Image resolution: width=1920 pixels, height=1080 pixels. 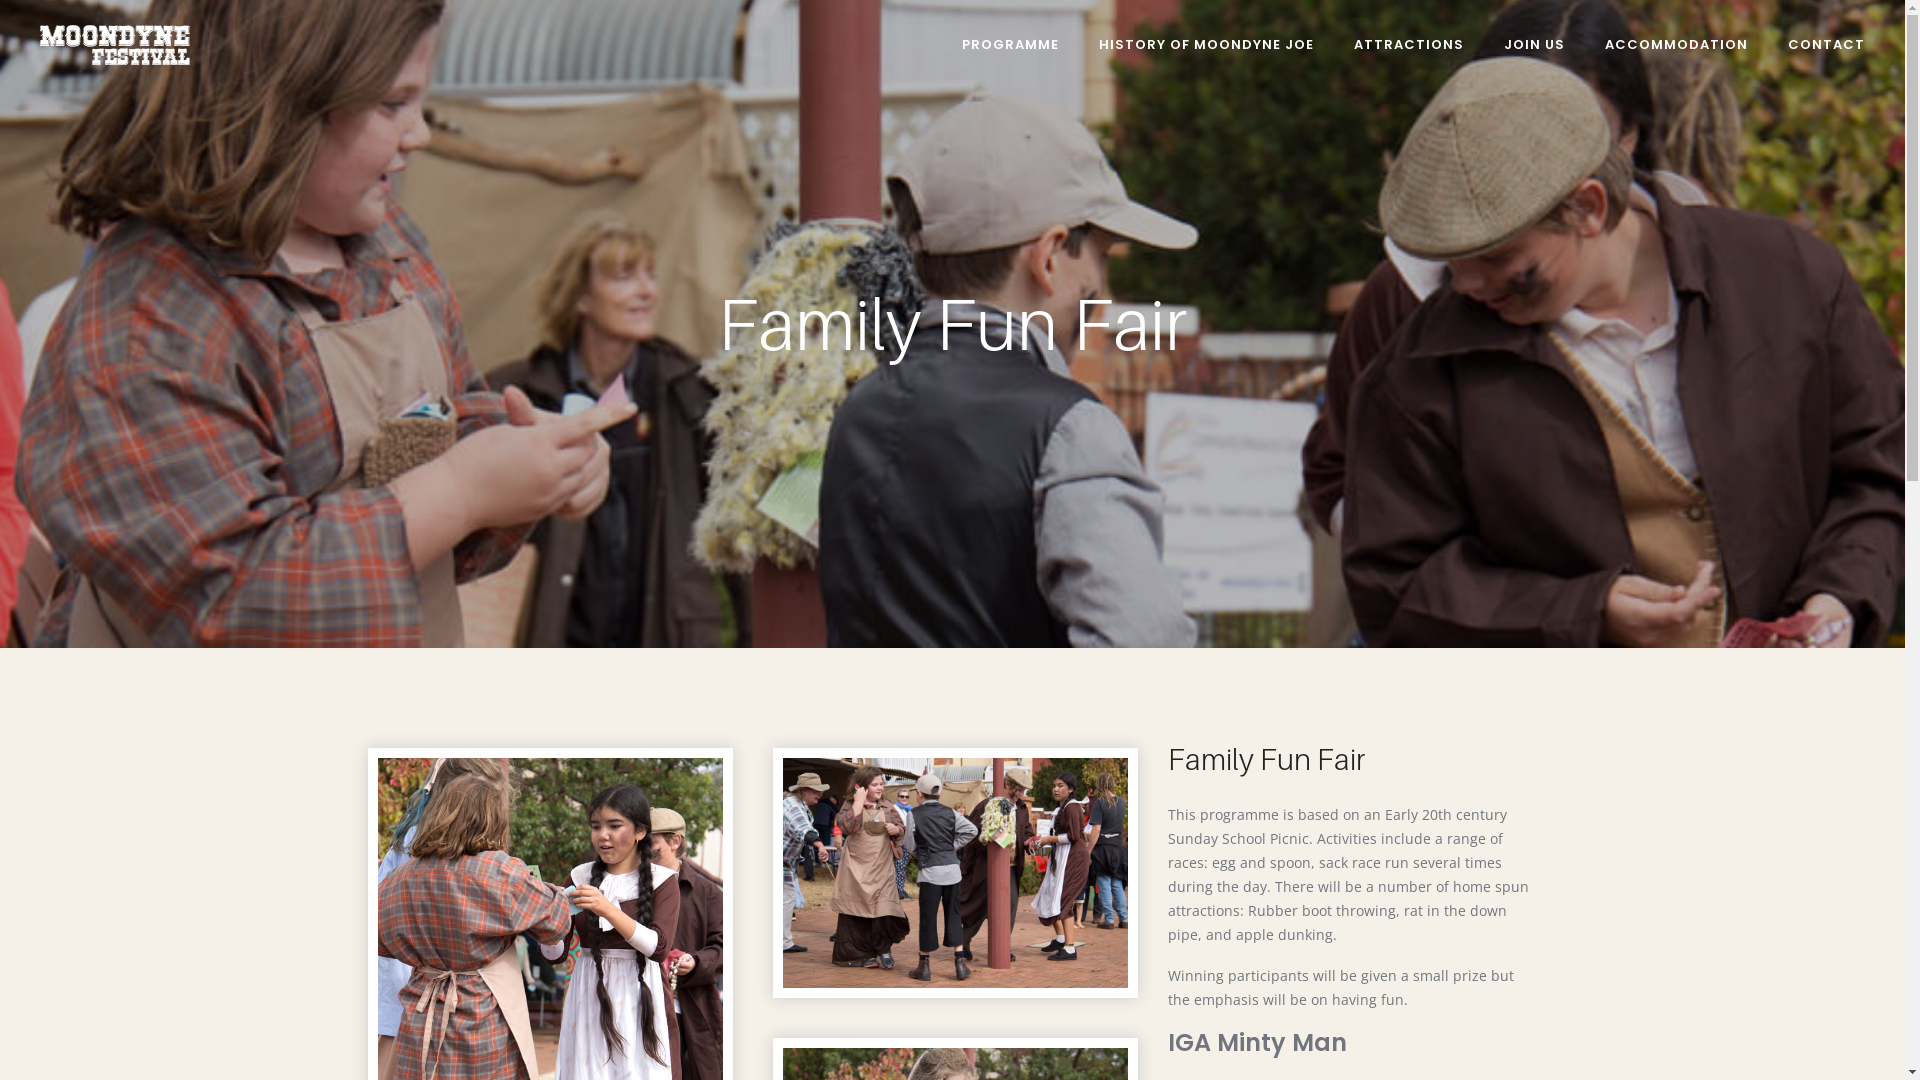 What do you see at coordinates (1533, 45) in the screenshot?
I see `'JOIN US'` at bounding box center [1533, 45].